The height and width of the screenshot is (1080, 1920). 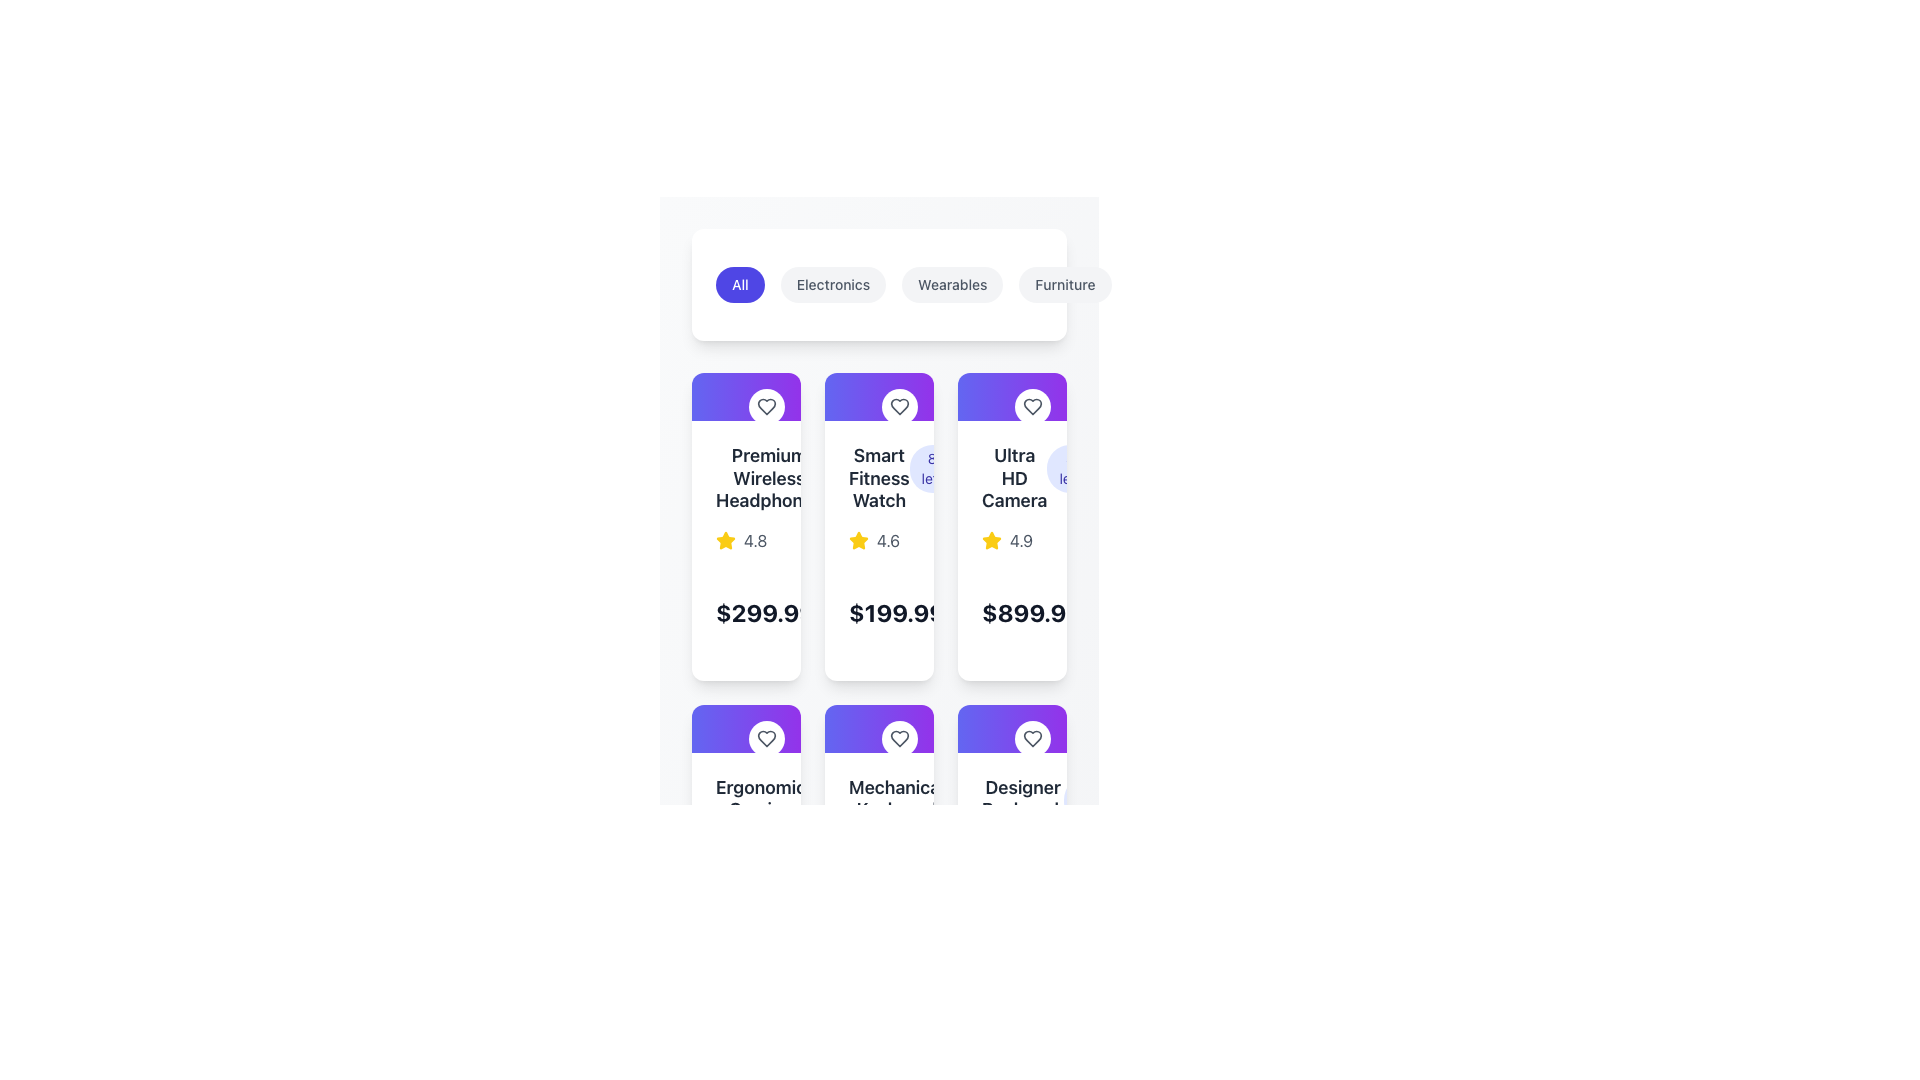 What do you see at coordinates (1032, 406) in the screenshot?
I see `the heart-shaped favorite icon outlined in gray, located above the 'Smart Fitness Watch' item, to favorite the item` at bounding box center [1032, 406].